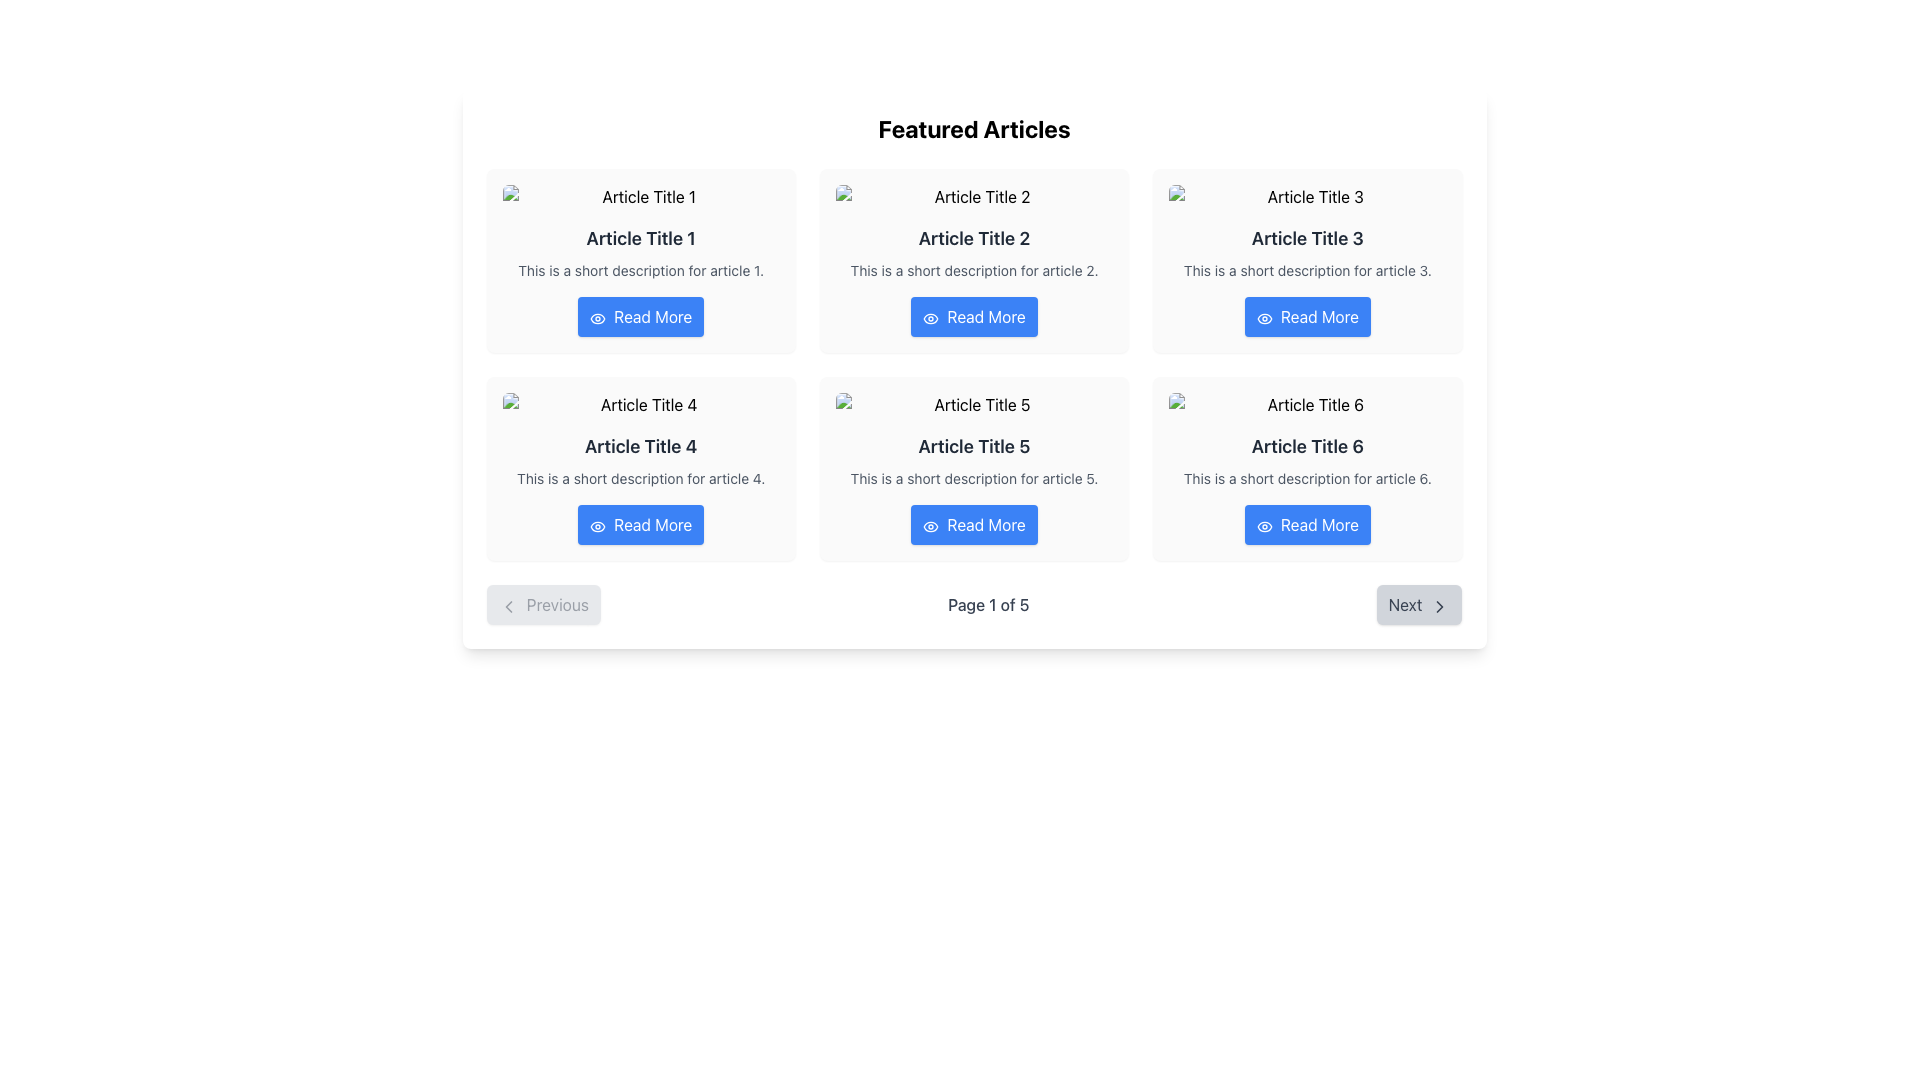 This screenshot has width=1920, height=1080. What do you see at coordinates (641, 523) in the screenshot?
I see `the interactive button that allows users` at bounding box center [641, 523].